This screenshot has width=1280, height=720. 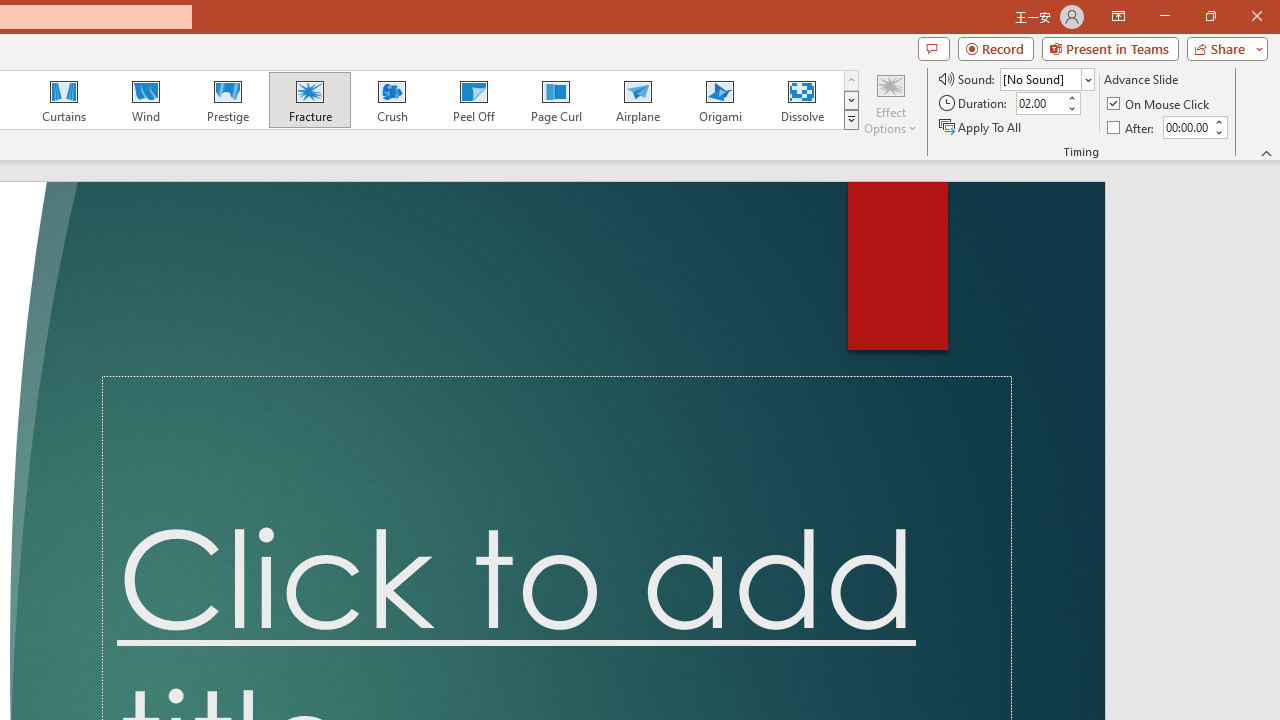 I want to click on 'Peel Off', so click(x=472, y=100).